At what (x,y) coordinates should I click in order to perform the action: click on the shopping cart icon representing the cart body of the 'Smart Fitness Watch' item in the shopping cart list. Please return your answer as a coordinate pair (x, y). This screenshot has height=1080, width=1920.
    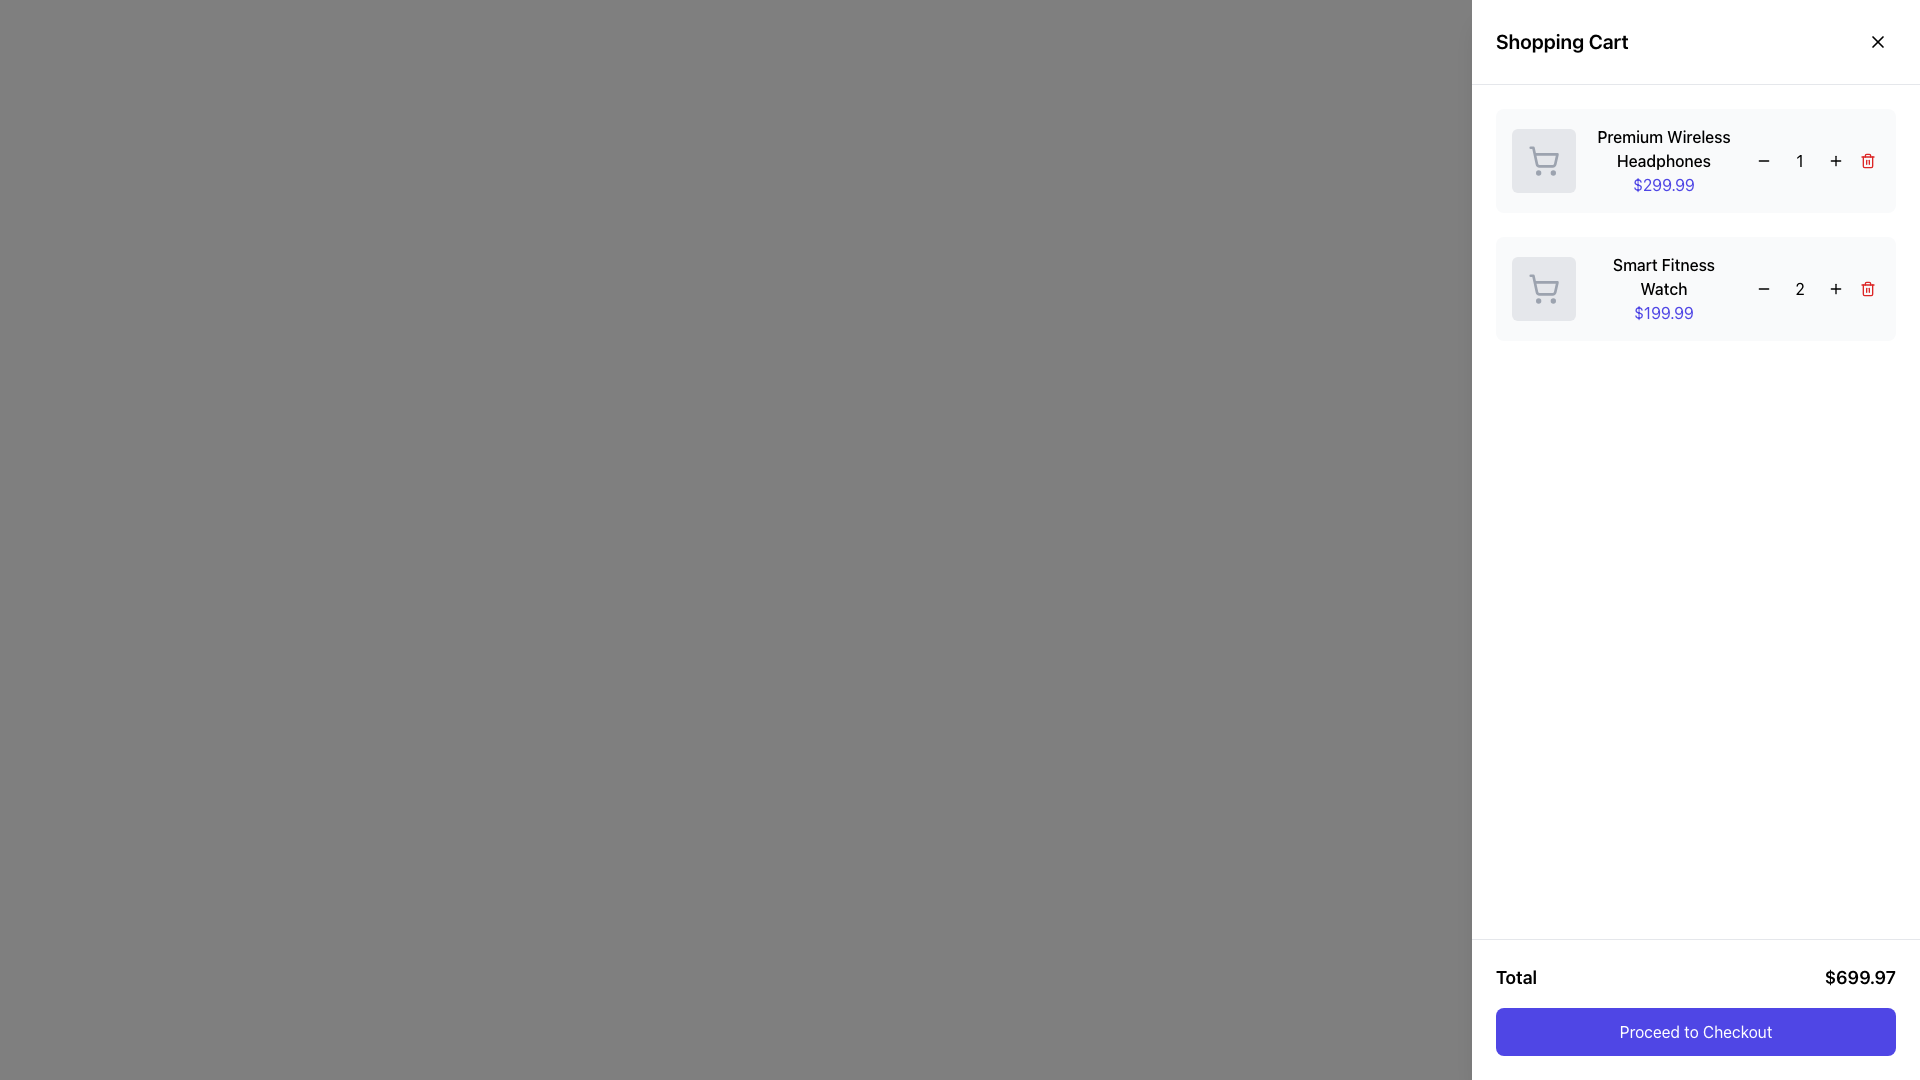
    Looking at the image, I should click on (1543, 285).